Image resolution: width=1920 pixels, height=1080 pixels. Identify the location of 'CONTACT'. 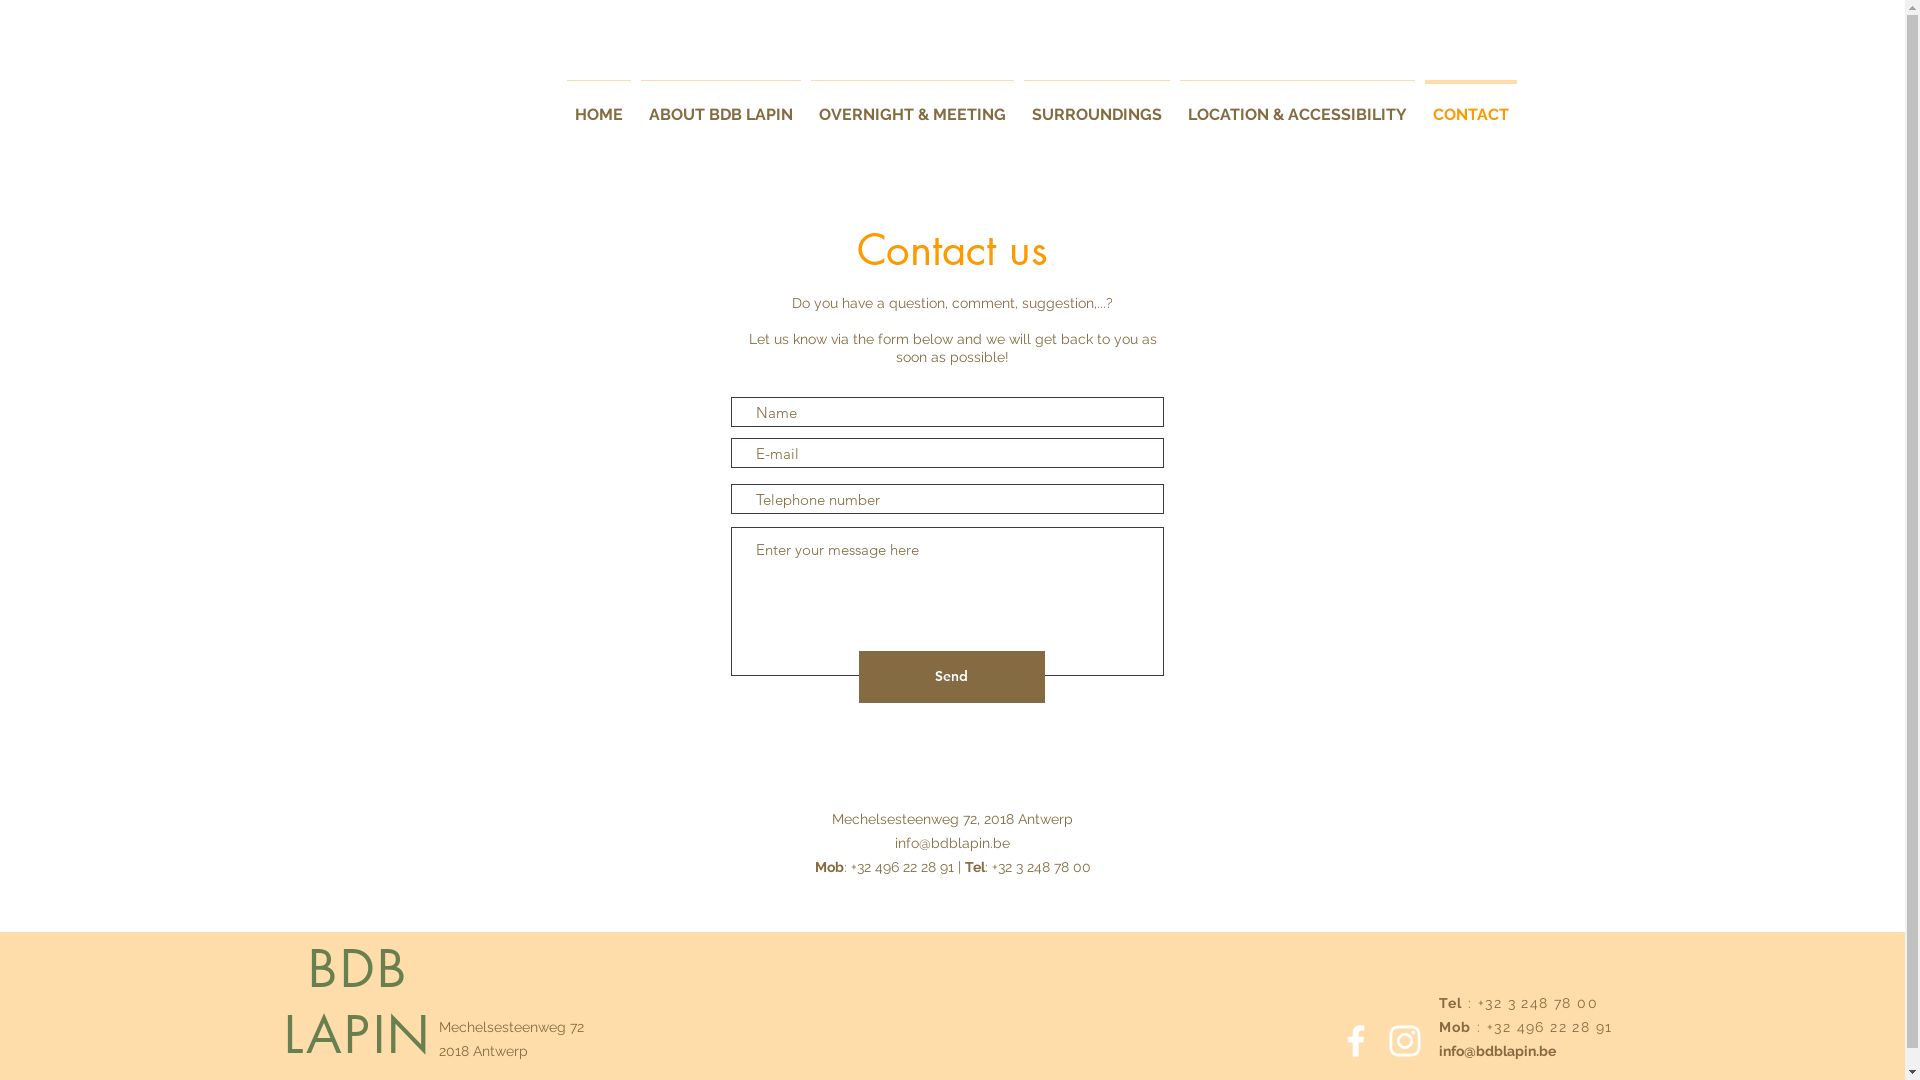
(1470, 105).